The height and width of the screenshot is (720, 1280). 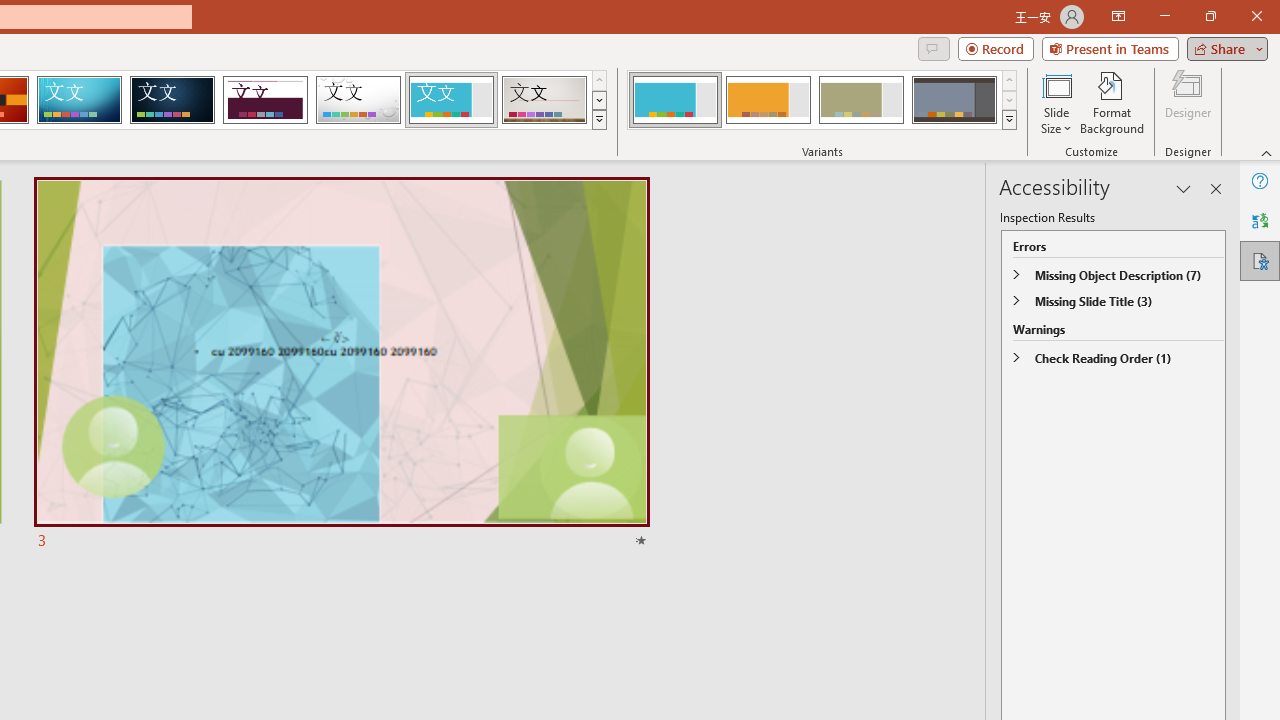 What do you see at coordinates (79, 100) in the screenshot?
I see `'Circuit'` at bounding box center [79, 100].